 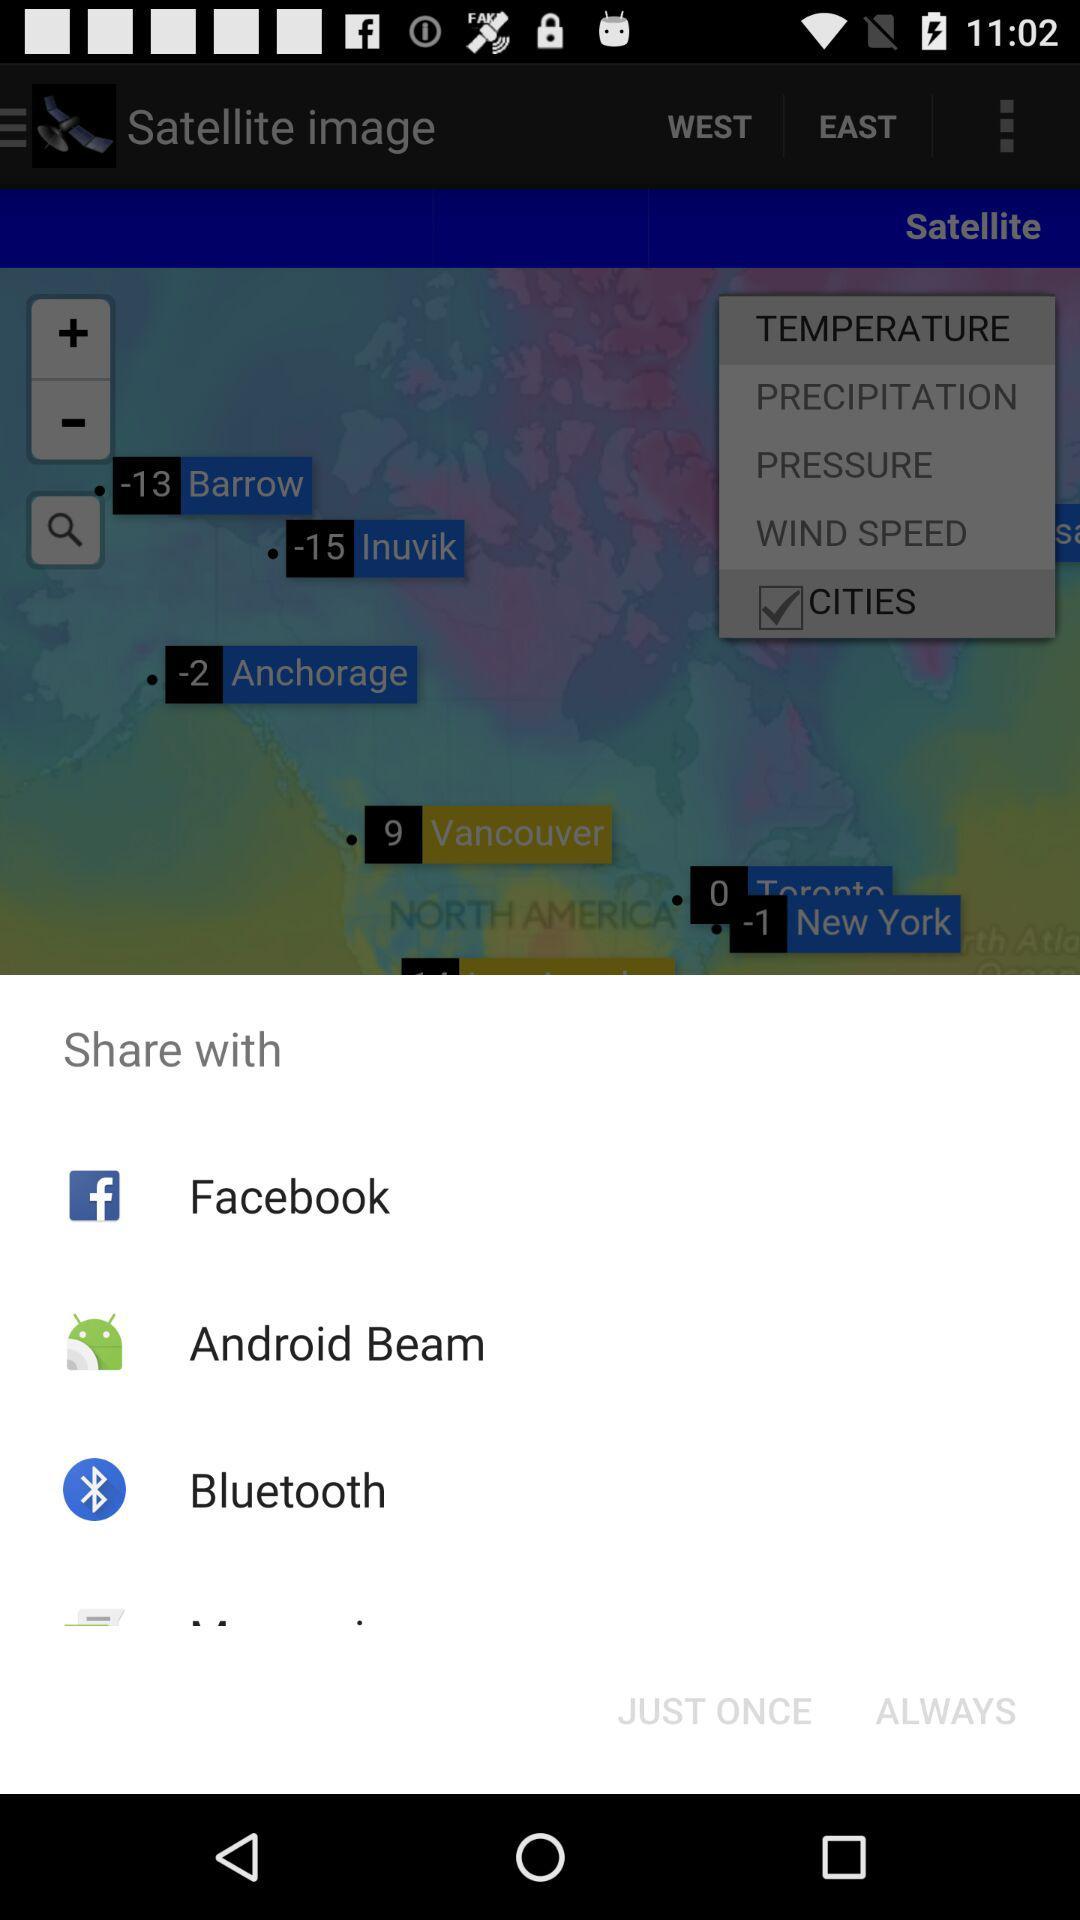 I want to click on the button next to always icon, so click(x=713, y=1708).